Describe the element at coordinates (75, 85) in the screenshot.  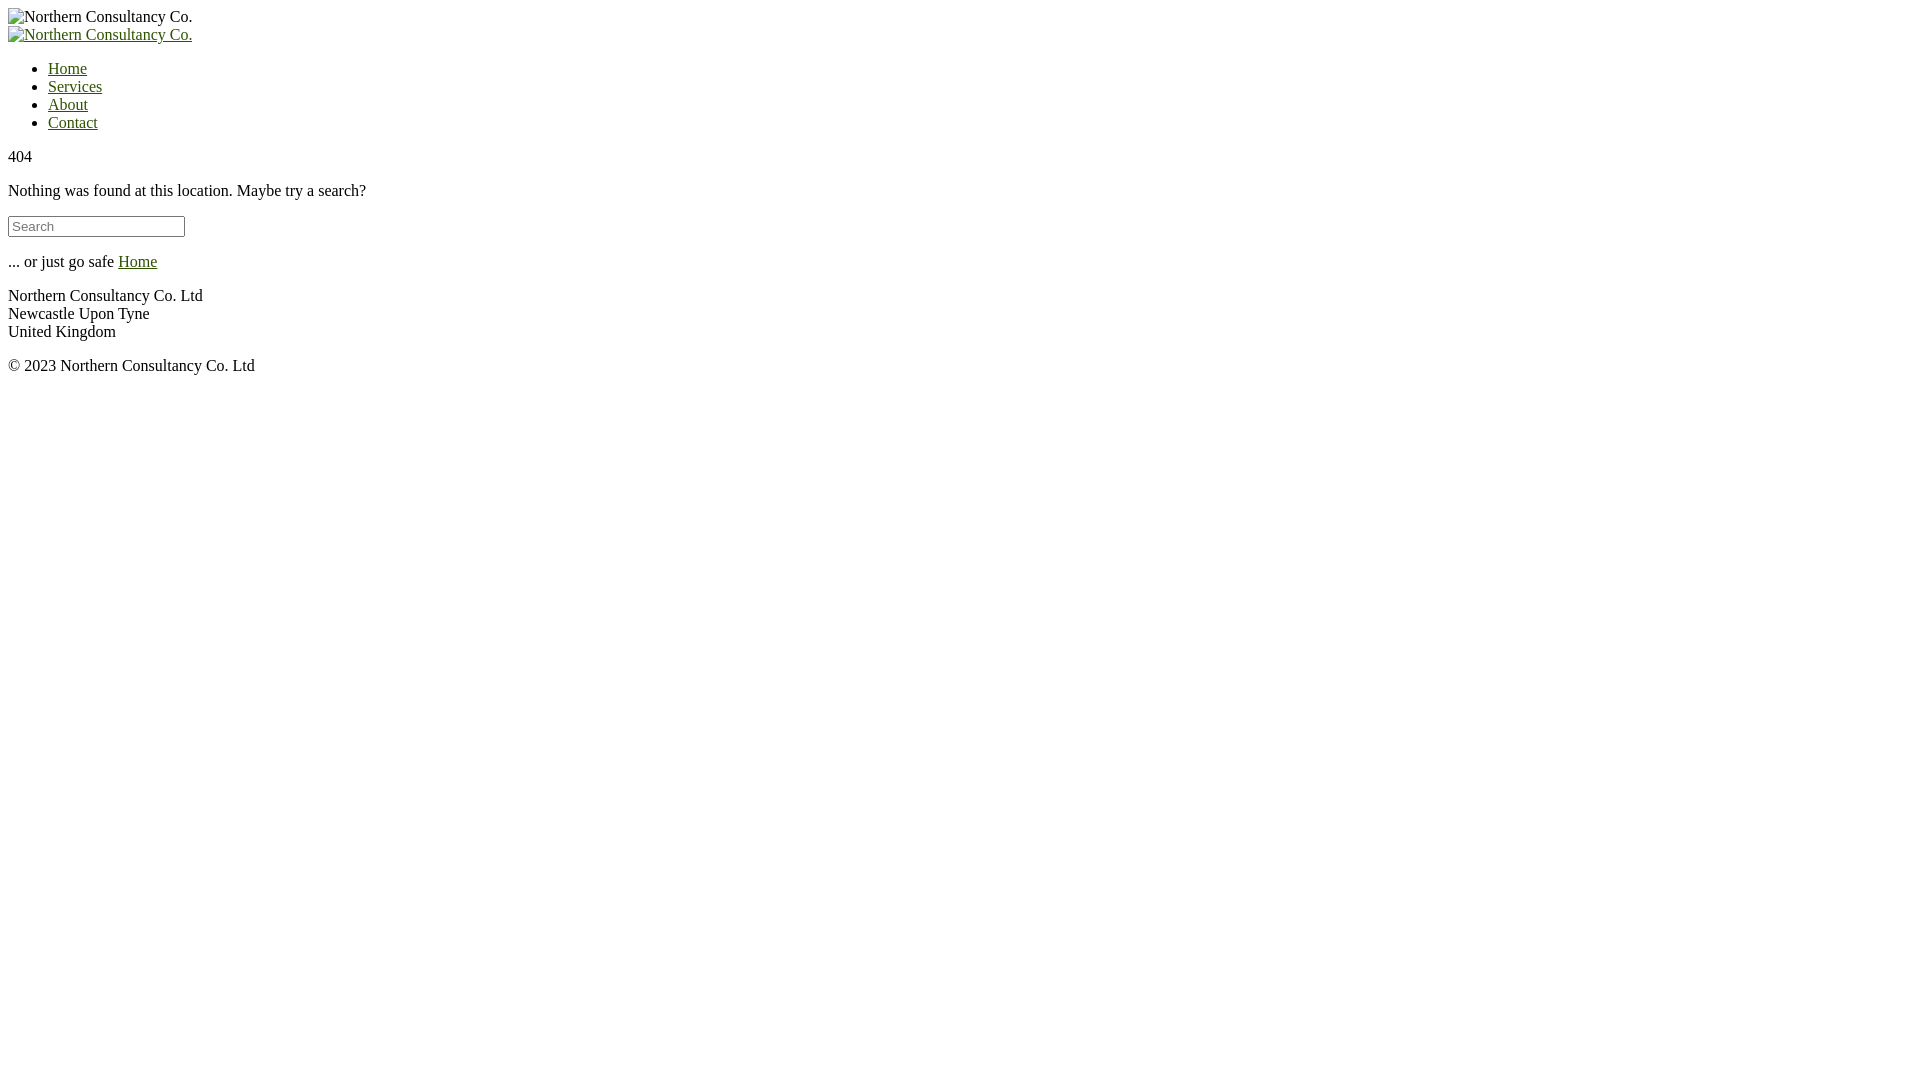
I see `'Services'` at that location.